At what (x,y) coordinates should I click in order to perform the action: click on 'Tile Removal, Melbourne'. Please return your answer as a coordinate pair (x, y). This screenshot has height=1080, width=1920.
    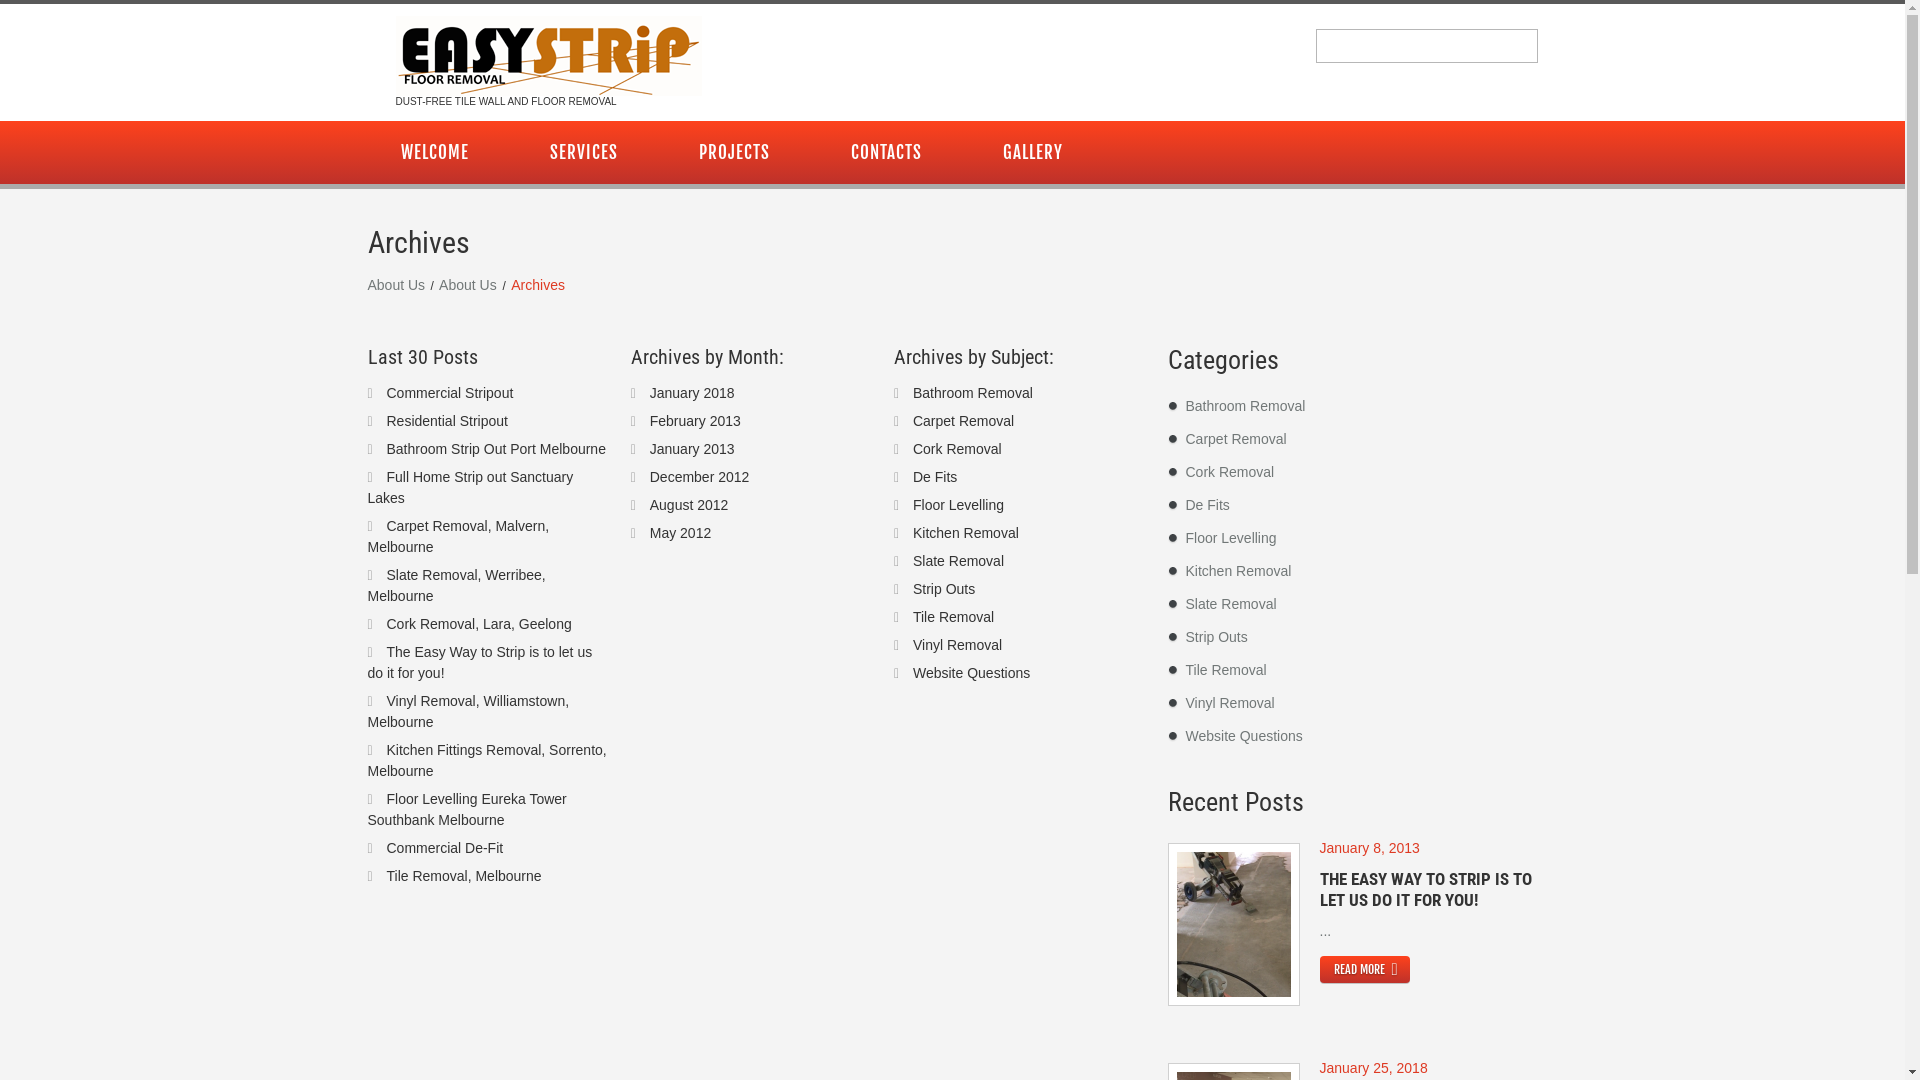
    Looking at the image, I should click on (385, 874).